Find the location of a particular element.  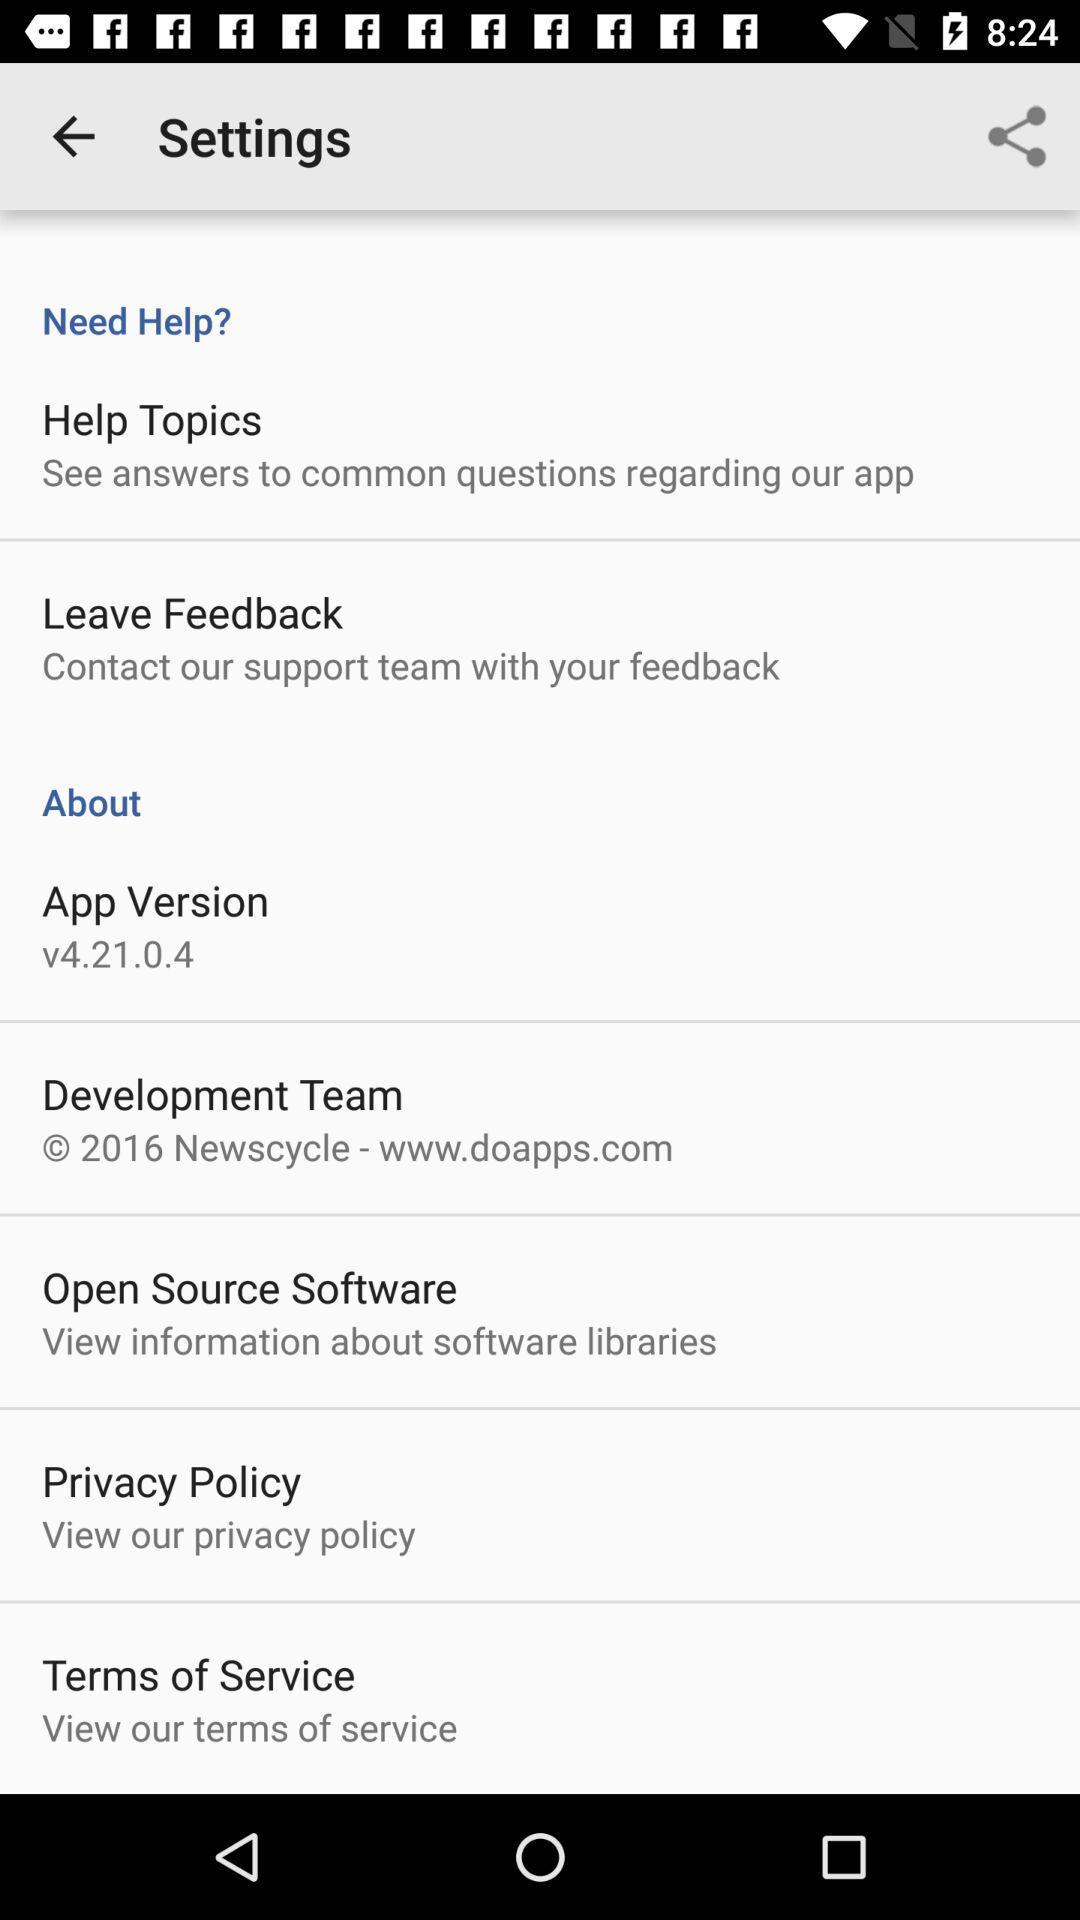

item below the 2016 newscycle www icon is located at coordinates (248, 1286).